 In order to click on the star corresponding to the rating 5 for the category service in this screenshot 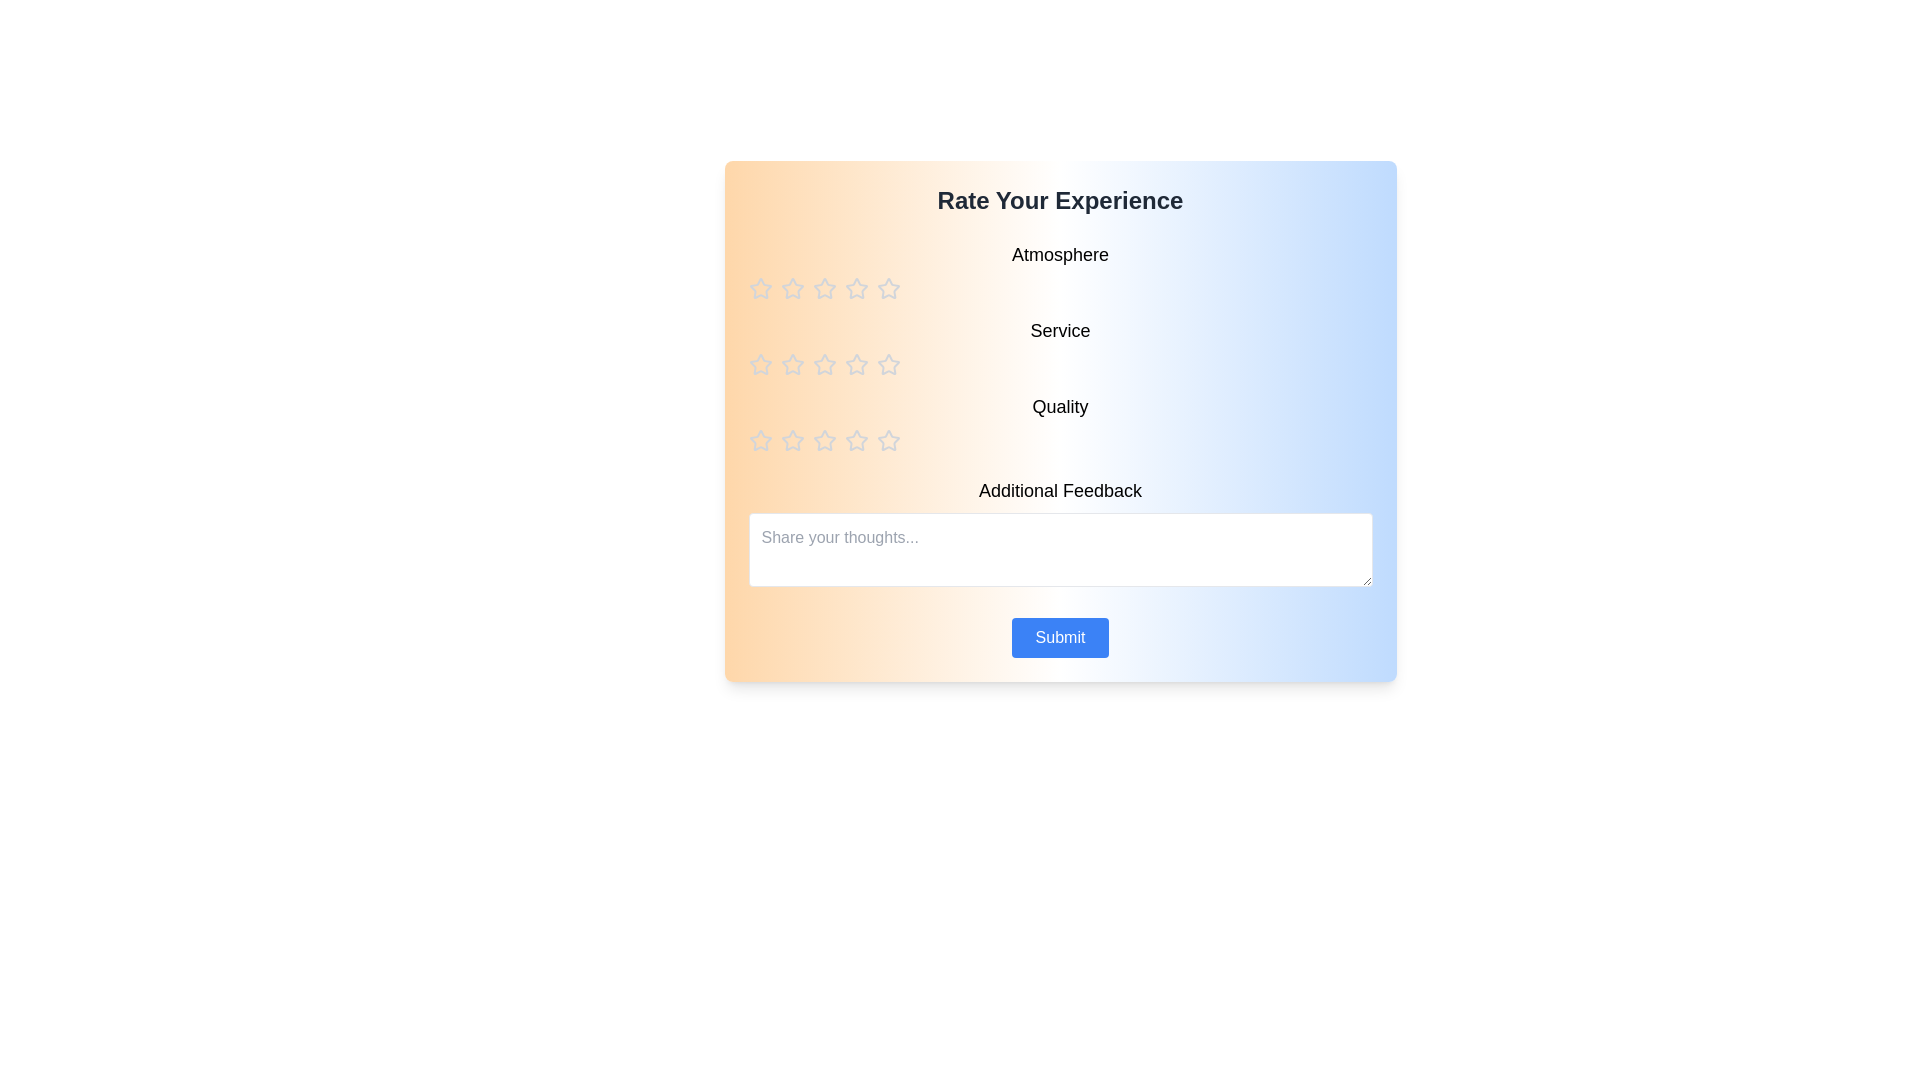, I will do `click(887, 365)`.